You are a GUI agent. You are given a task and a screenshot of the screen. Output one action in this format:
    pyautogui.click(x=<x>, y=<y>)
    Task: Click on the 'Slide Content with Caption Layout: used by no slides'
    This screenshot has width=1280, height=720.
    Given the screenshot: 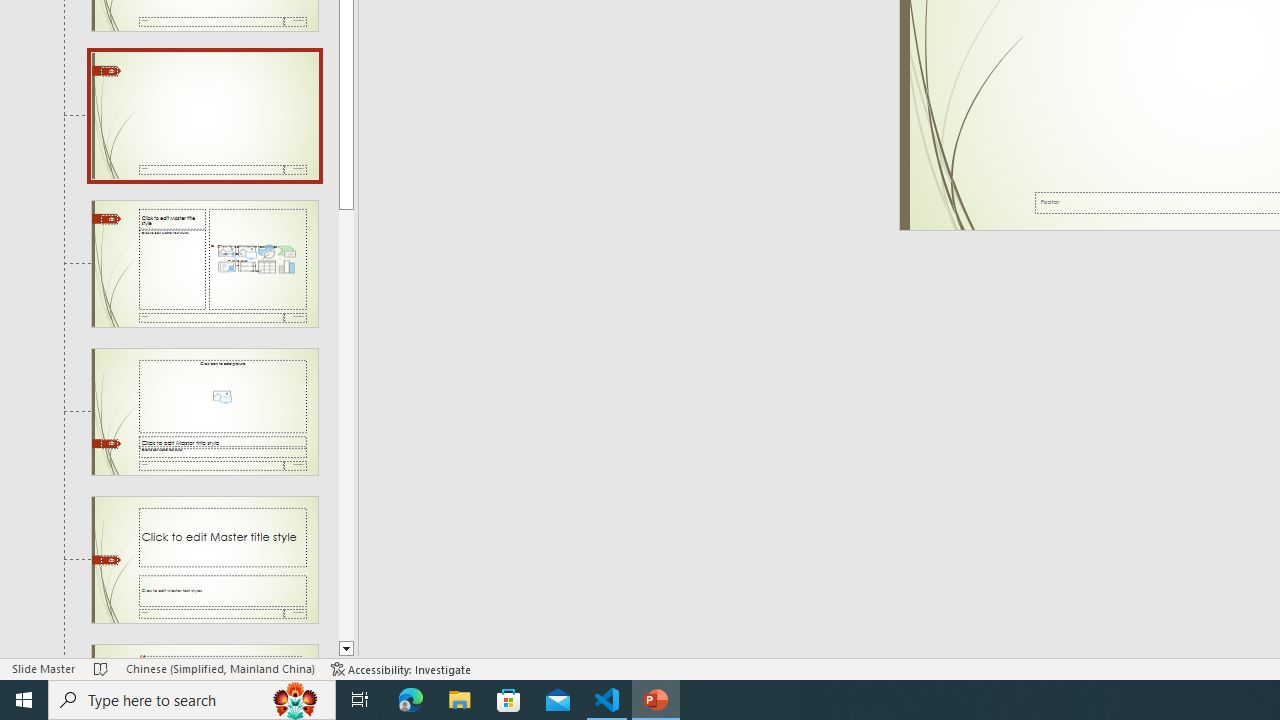 What is the action you would take?
    pyautogui.click(x=204, y=262)
    